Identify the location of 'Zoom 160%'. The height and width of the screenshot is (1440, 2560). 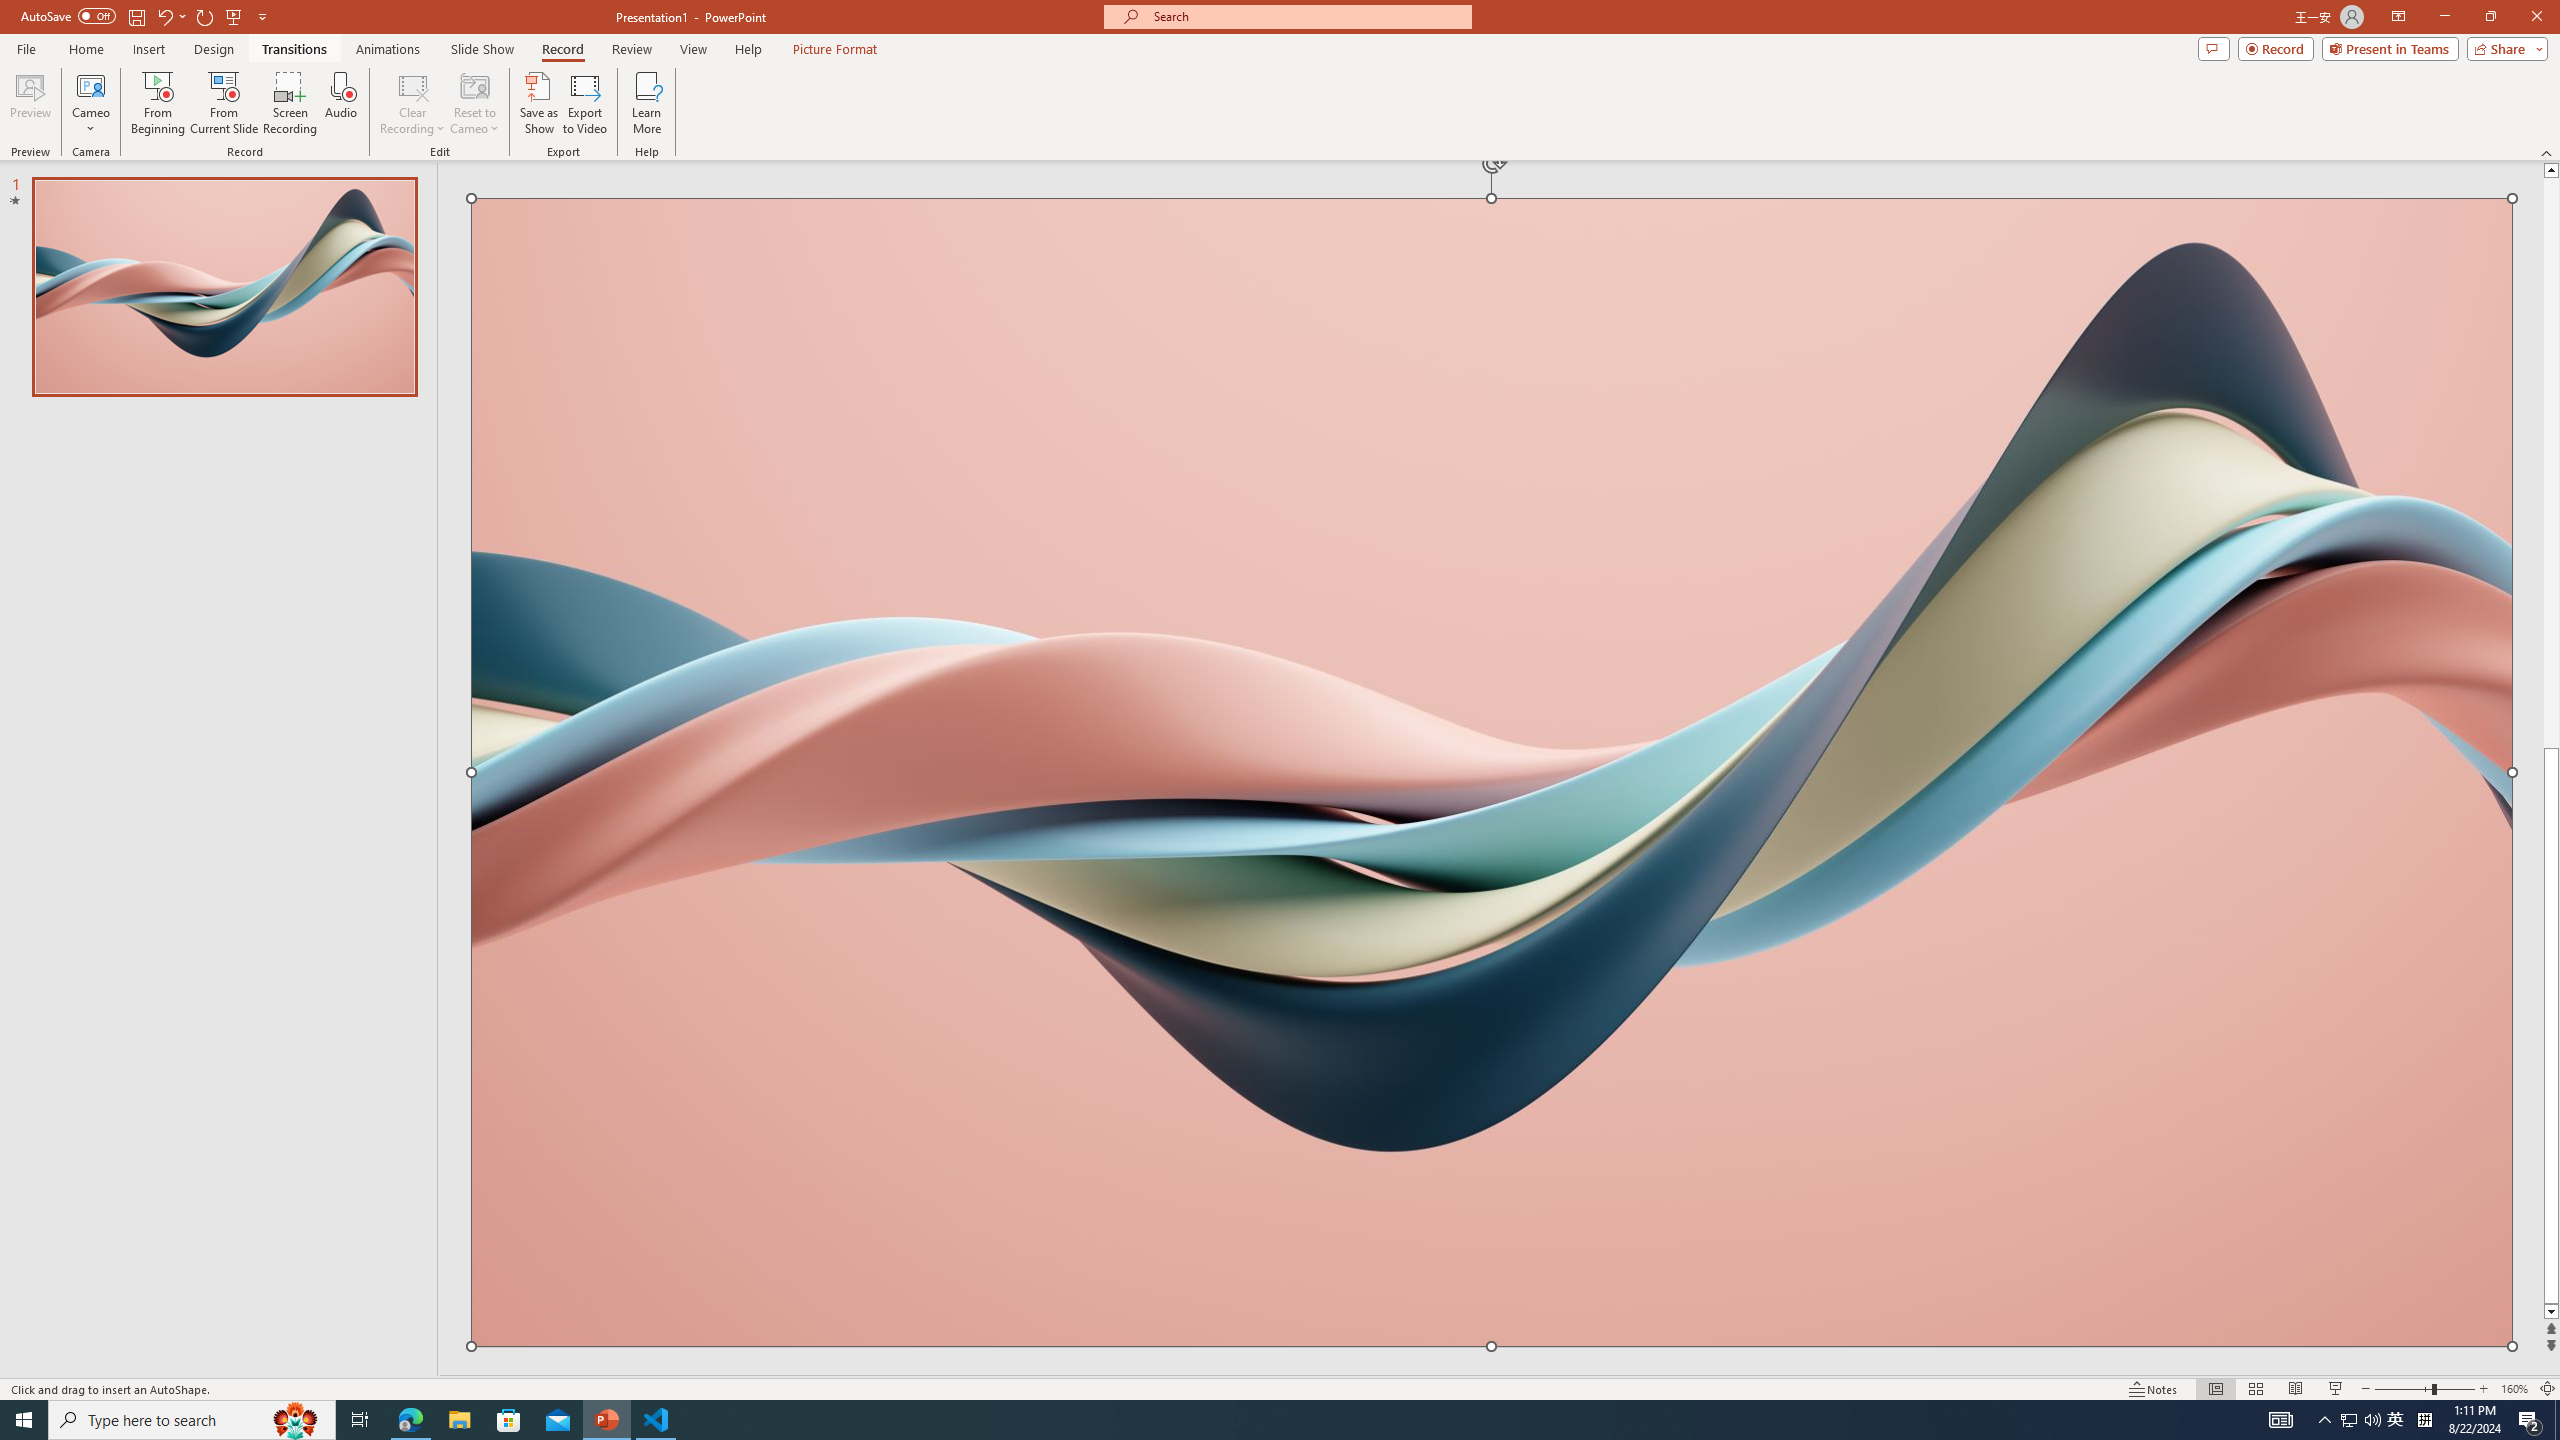
(2515, 1389).